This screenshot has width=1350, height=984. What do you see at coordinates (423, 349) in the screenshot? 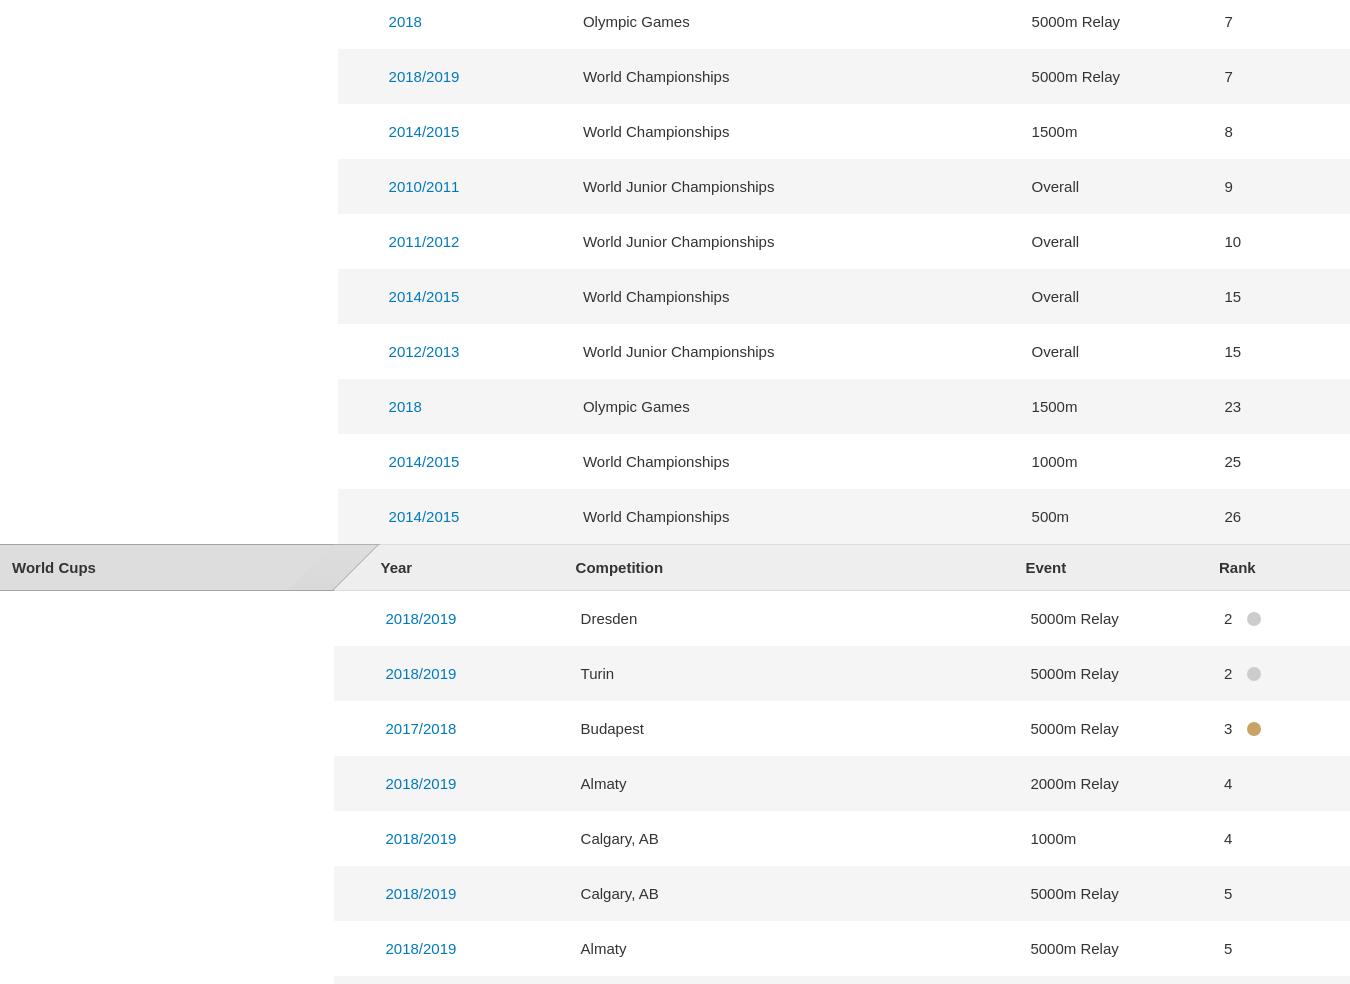
I see `'2012/2013'` at bounding box center [423, 349].